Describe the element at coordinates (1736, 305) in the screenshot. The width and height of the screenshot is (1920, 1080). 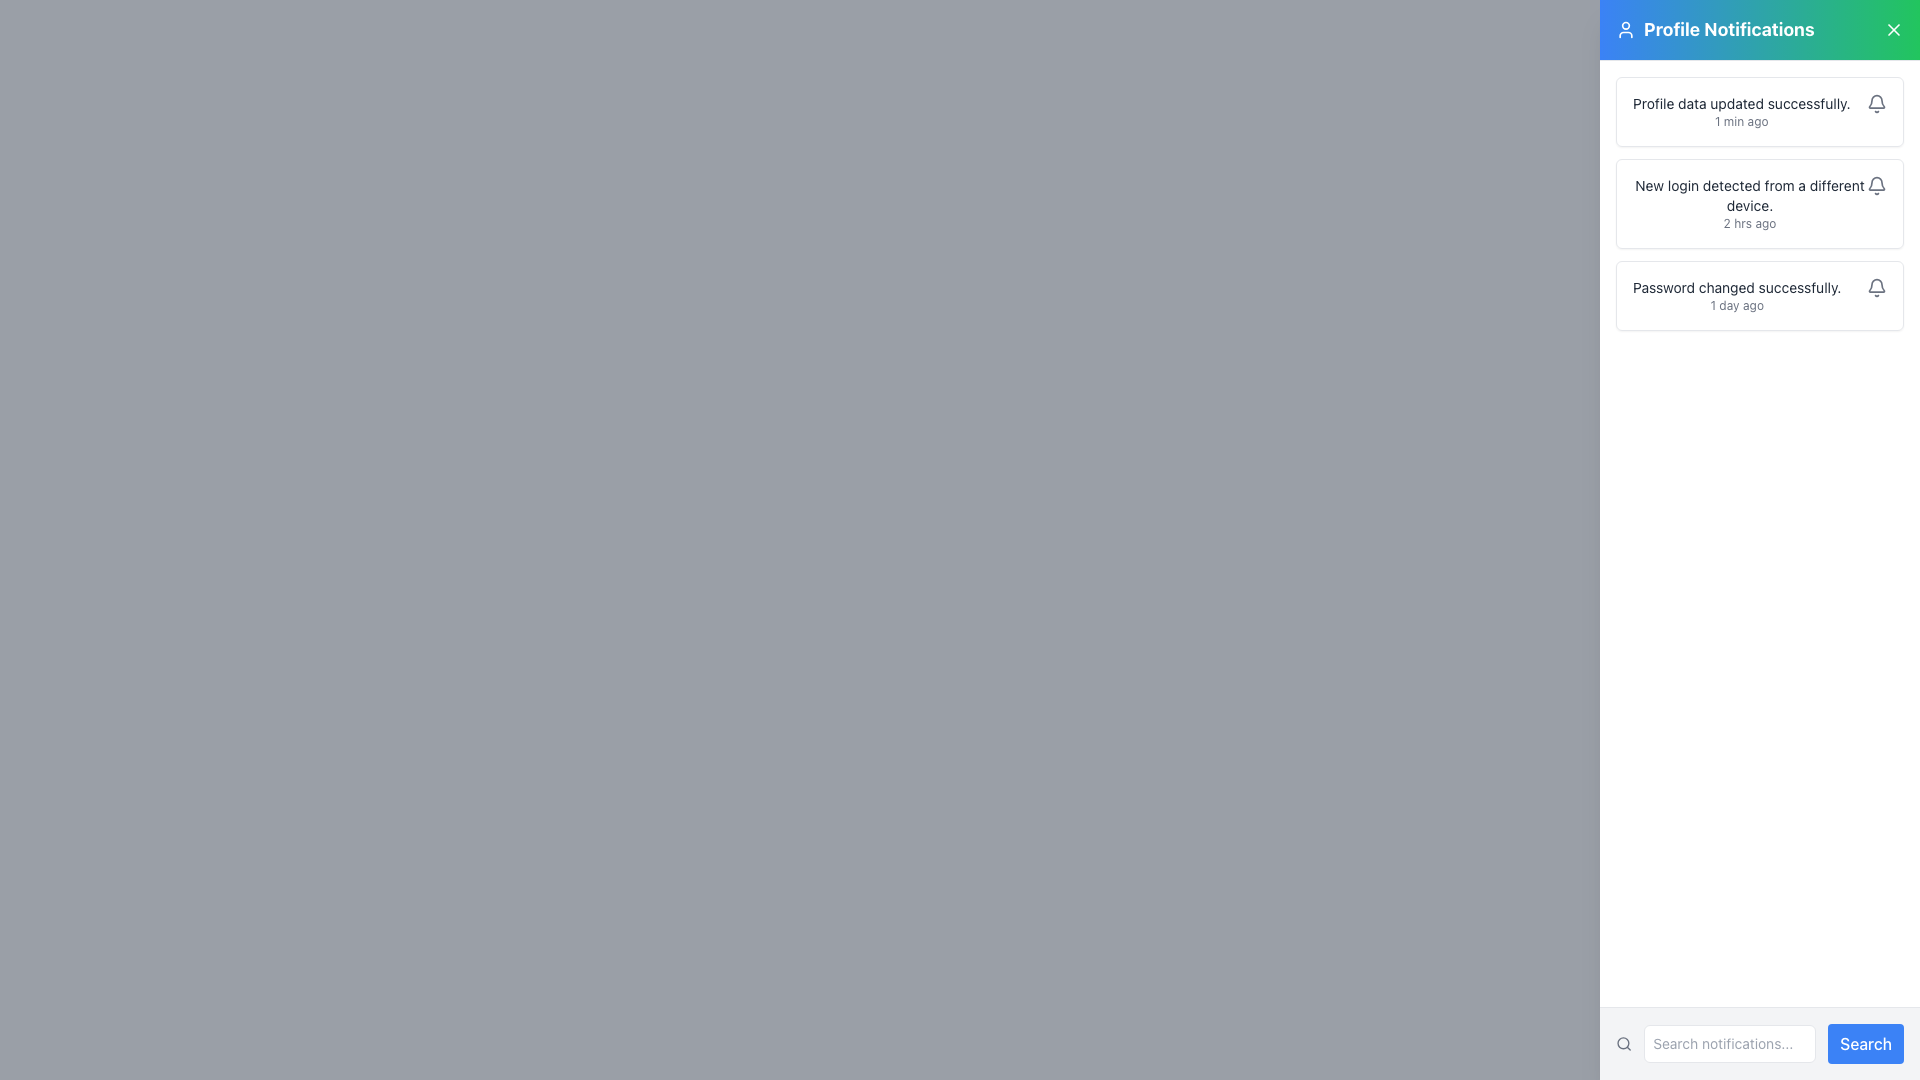
I see `static text label displaying '1 day ago' located below the 'Password changed successfully.' message in the notification card` at that location.